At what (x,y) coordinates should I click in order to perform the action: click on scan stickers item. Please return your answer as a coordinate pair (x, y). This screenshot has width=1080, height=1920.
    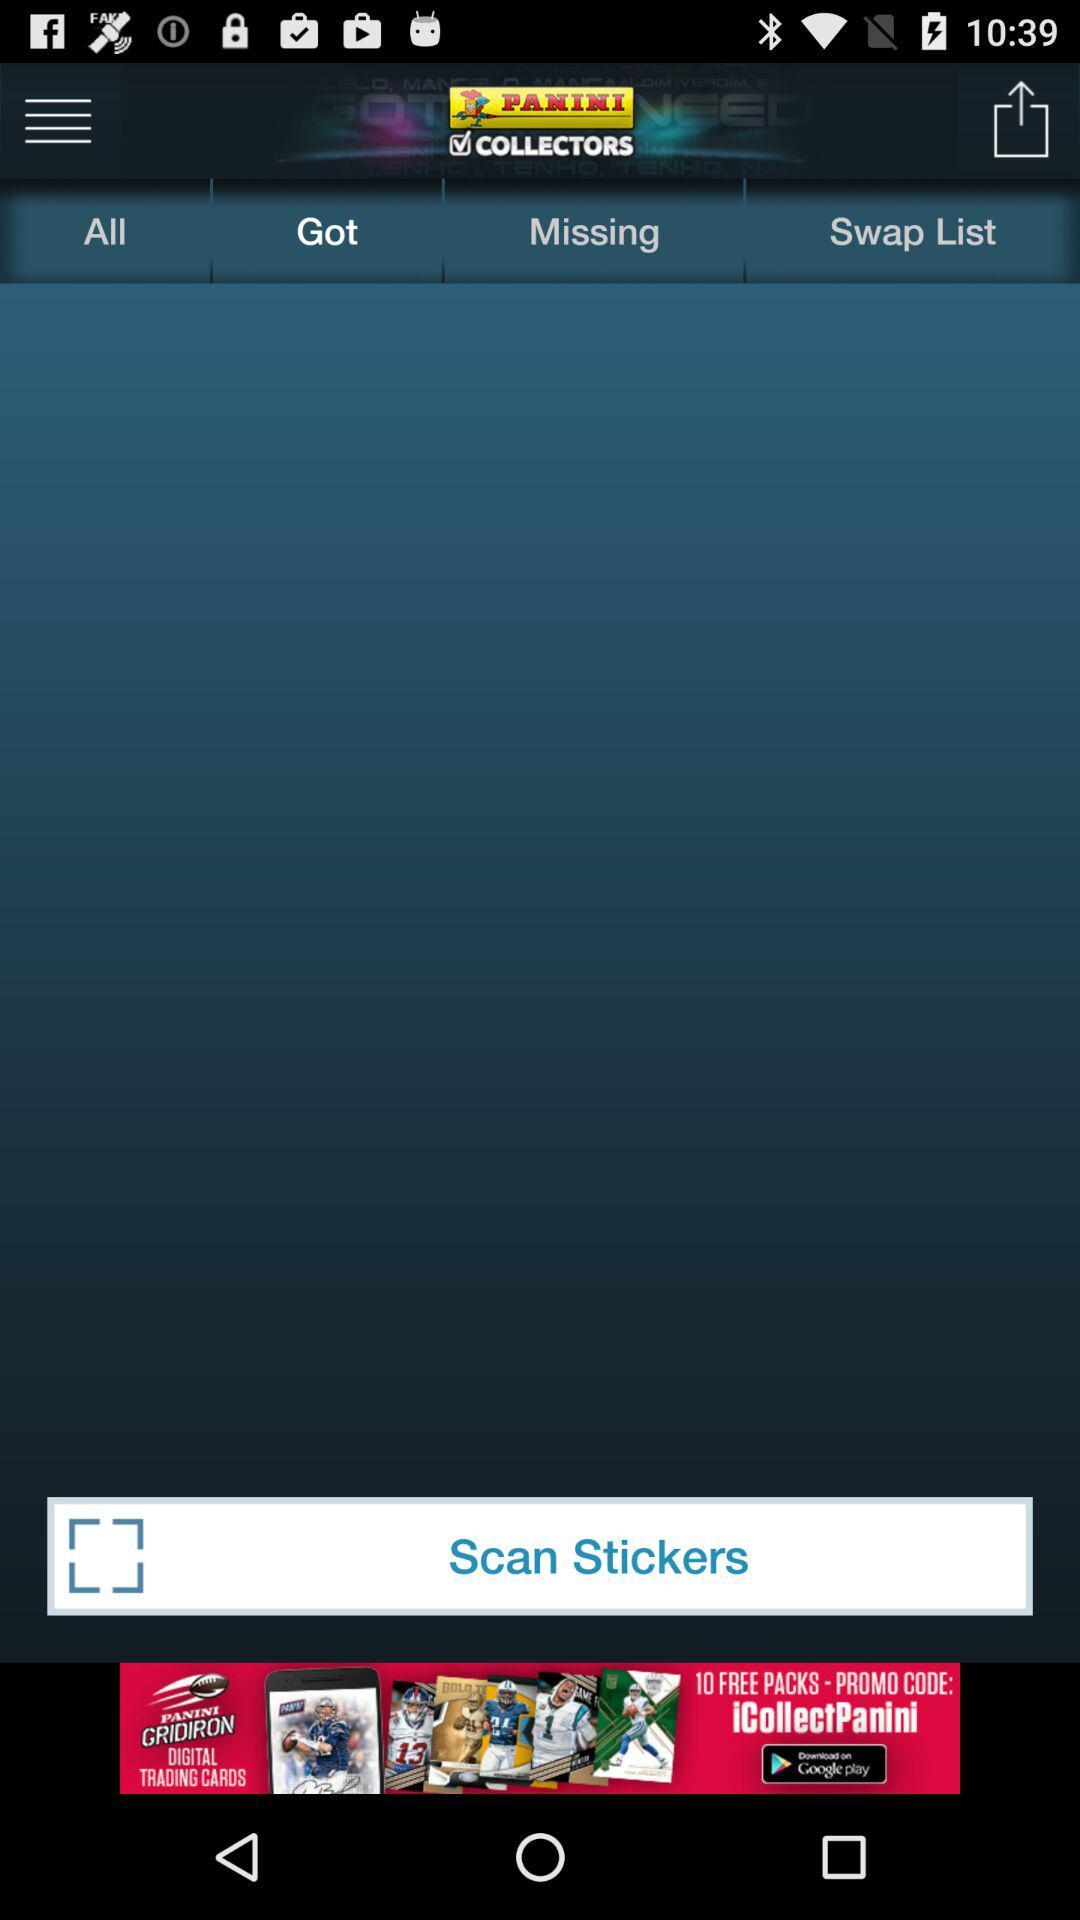
    Looking at the image, I should click on (540, 1555).